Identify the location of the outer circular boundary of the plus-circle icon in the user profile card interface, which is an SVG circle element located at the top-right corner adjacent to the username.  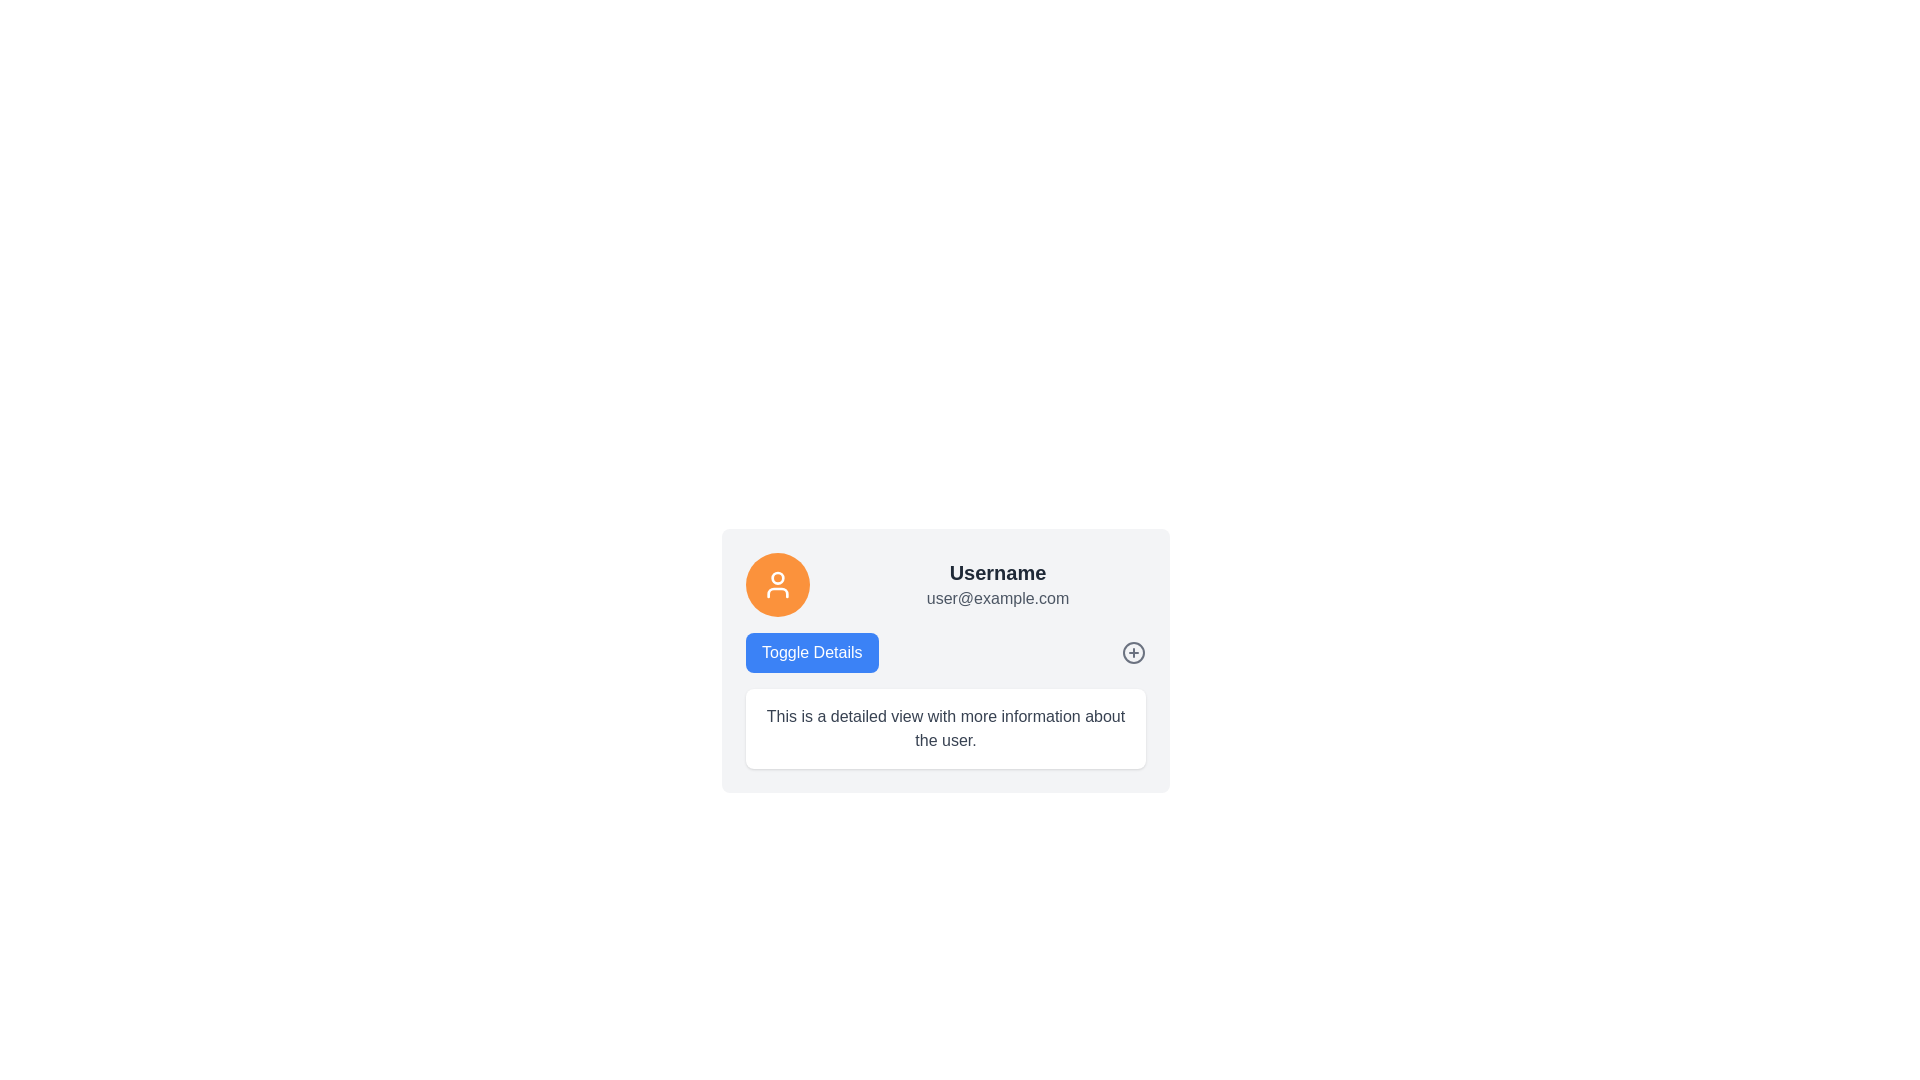
(1133, 652).